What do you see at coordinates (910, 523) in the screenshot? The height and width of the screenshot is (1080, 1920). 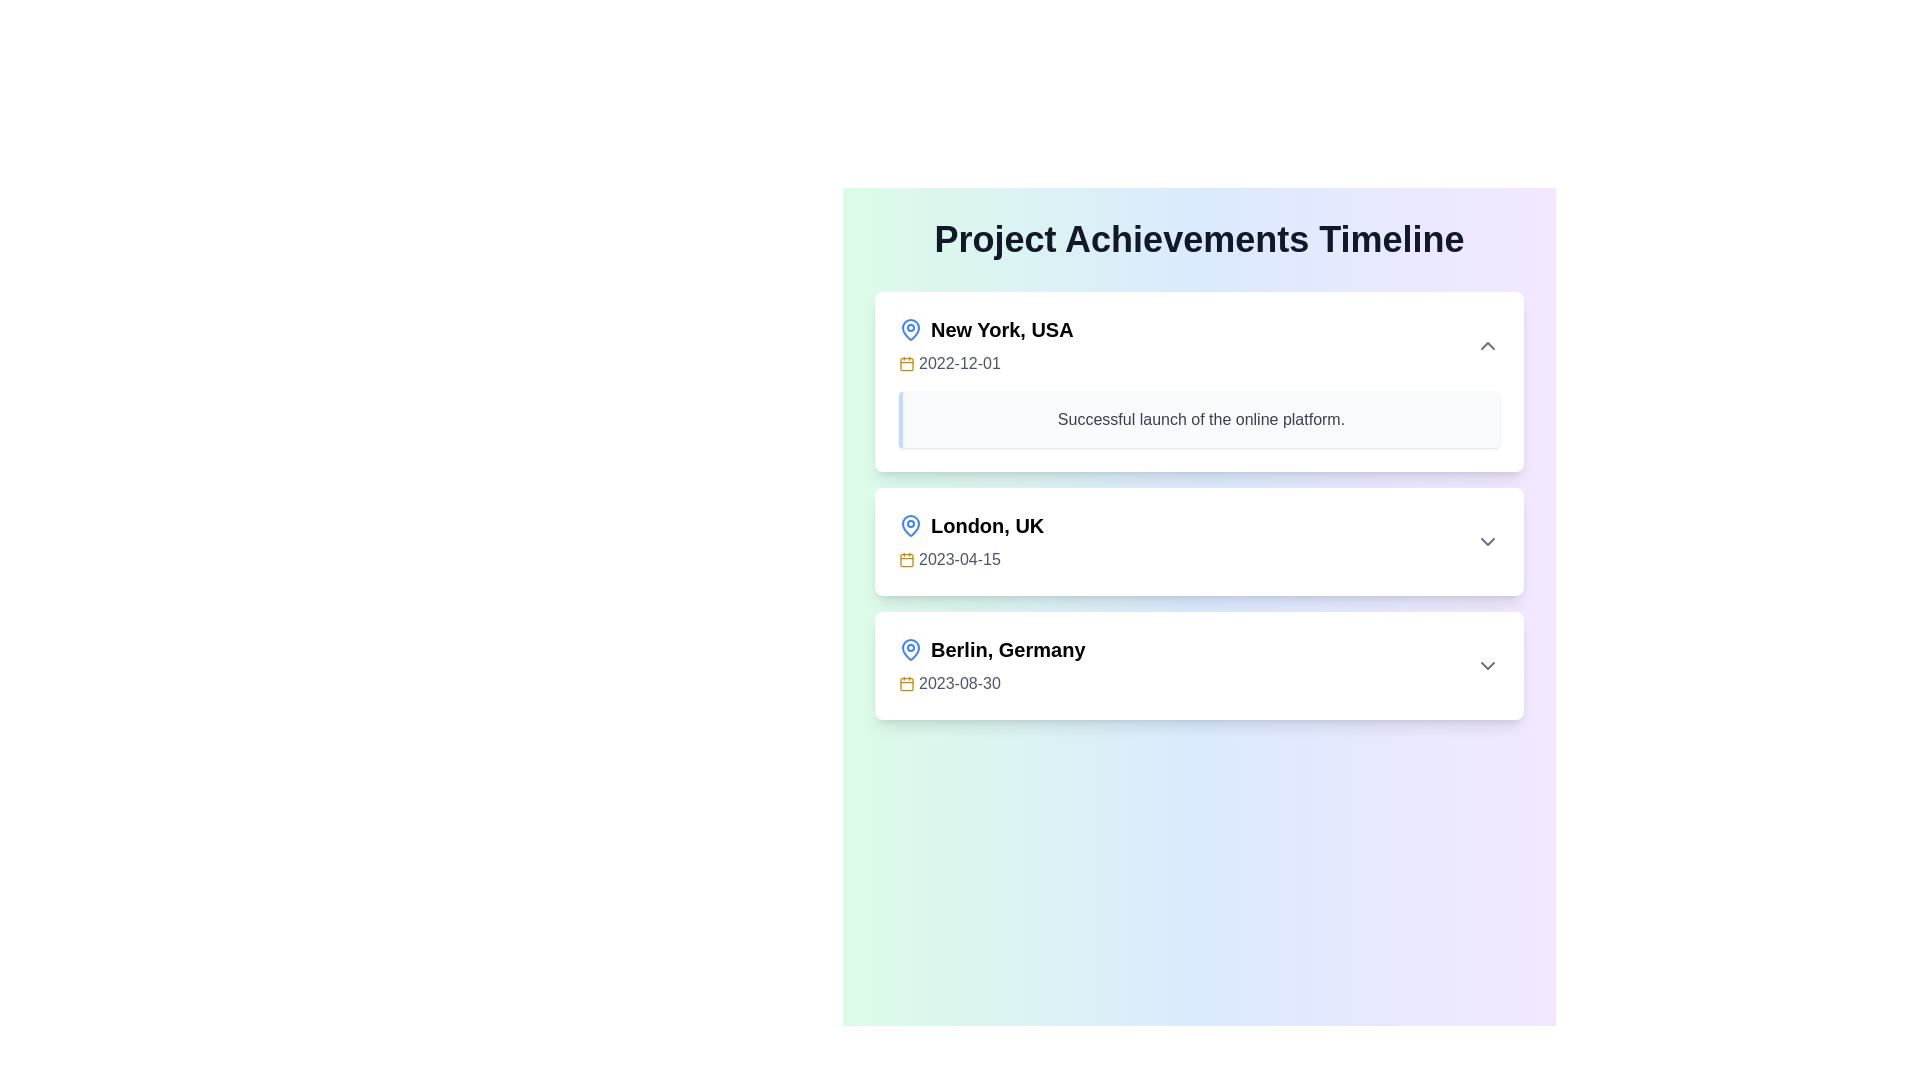 I see `the map pin icon representing 'London, UK' in the timeline, which is located between 'New York, USA' and 'Berlin, Germany'` at bounding box center [910, 523].